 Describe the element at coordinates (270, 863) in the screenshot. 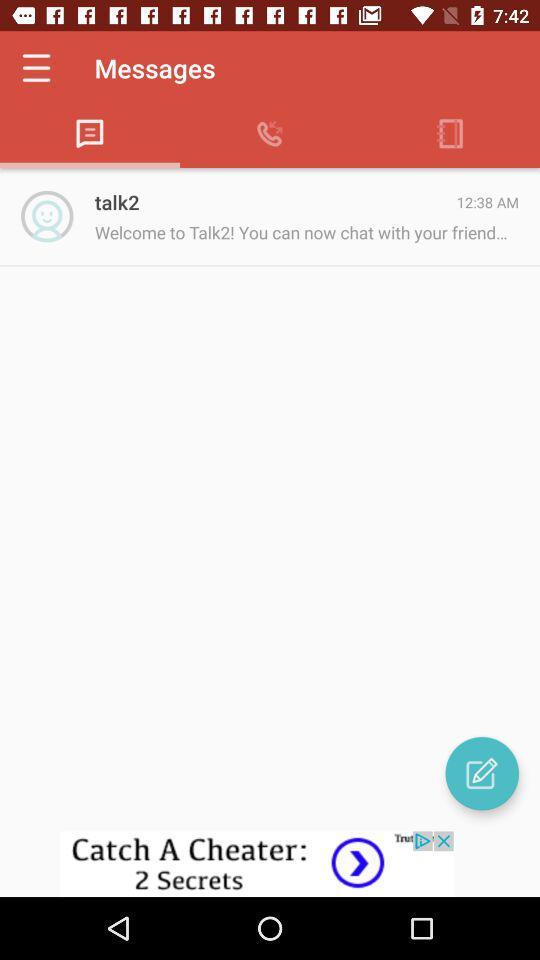

I see `advertisement` at that location.